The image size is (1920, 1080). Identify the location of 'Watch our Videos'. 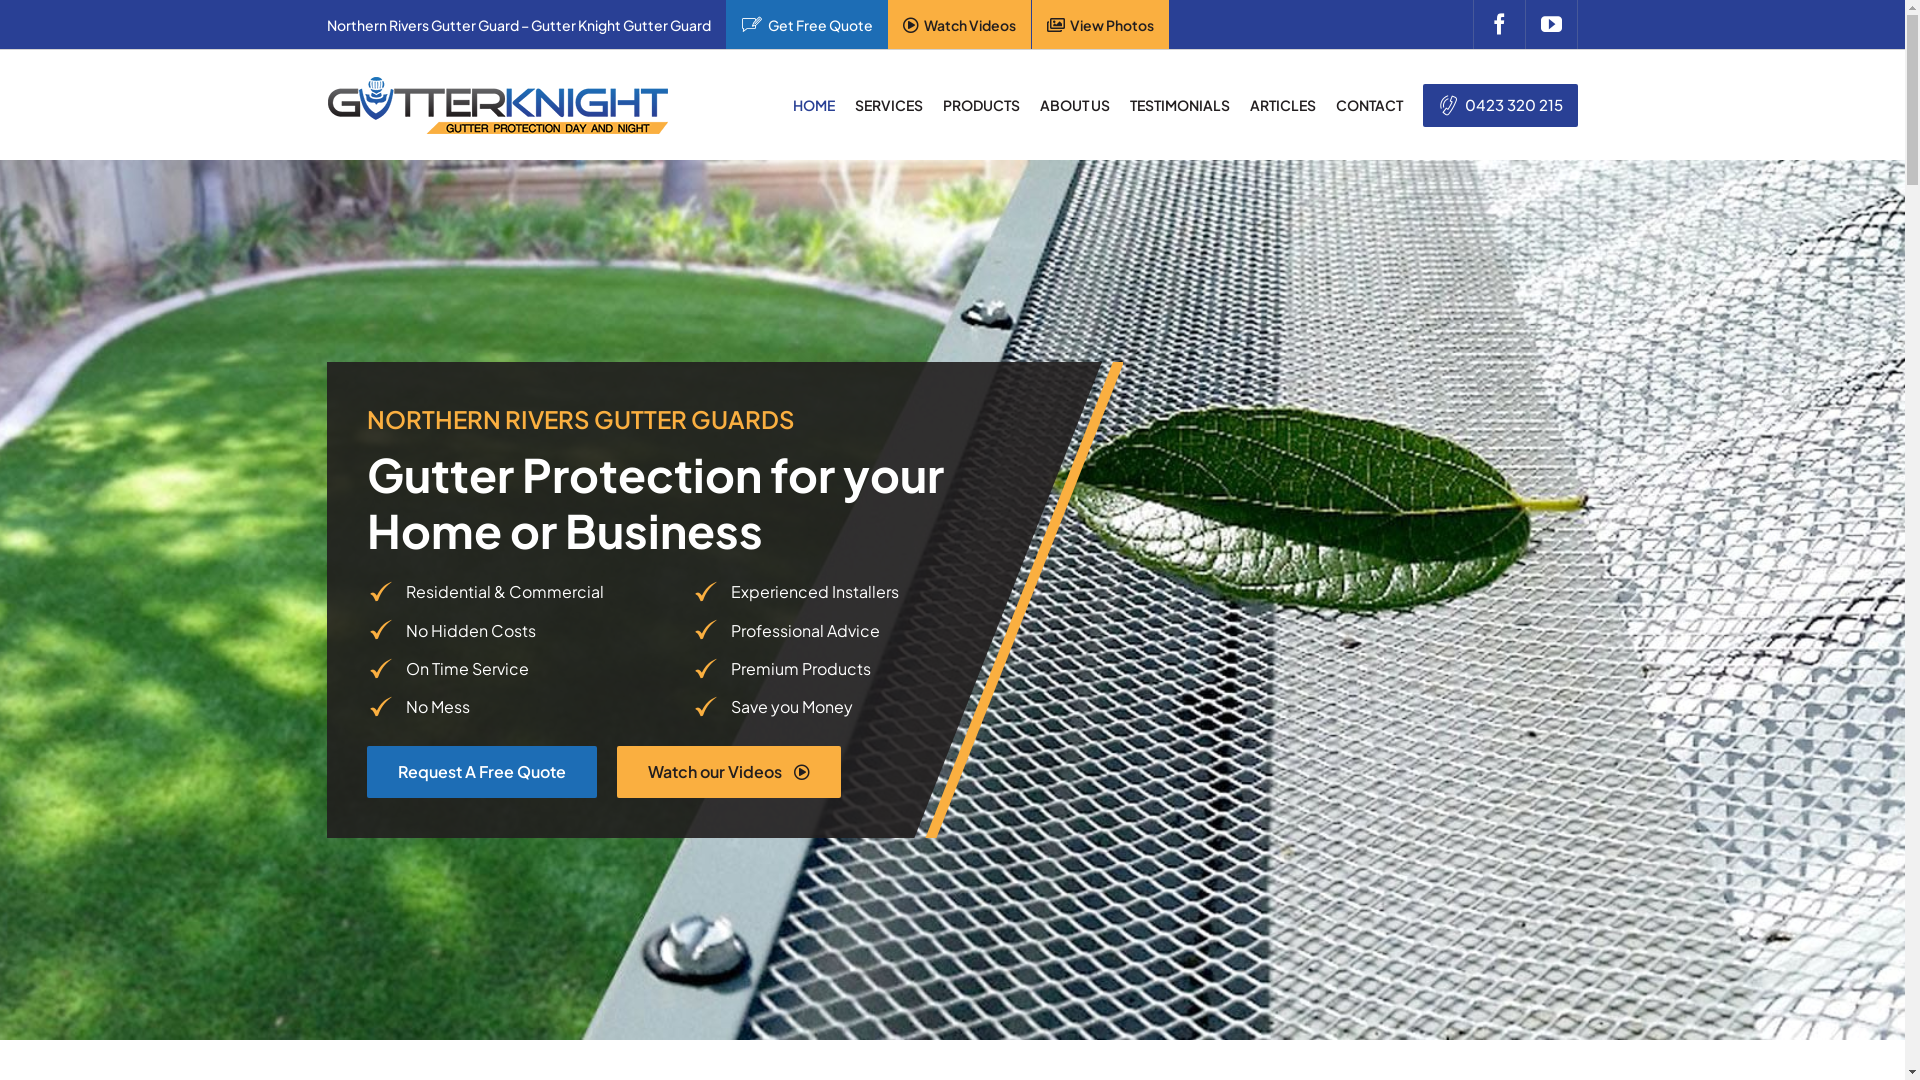
(727, 770).